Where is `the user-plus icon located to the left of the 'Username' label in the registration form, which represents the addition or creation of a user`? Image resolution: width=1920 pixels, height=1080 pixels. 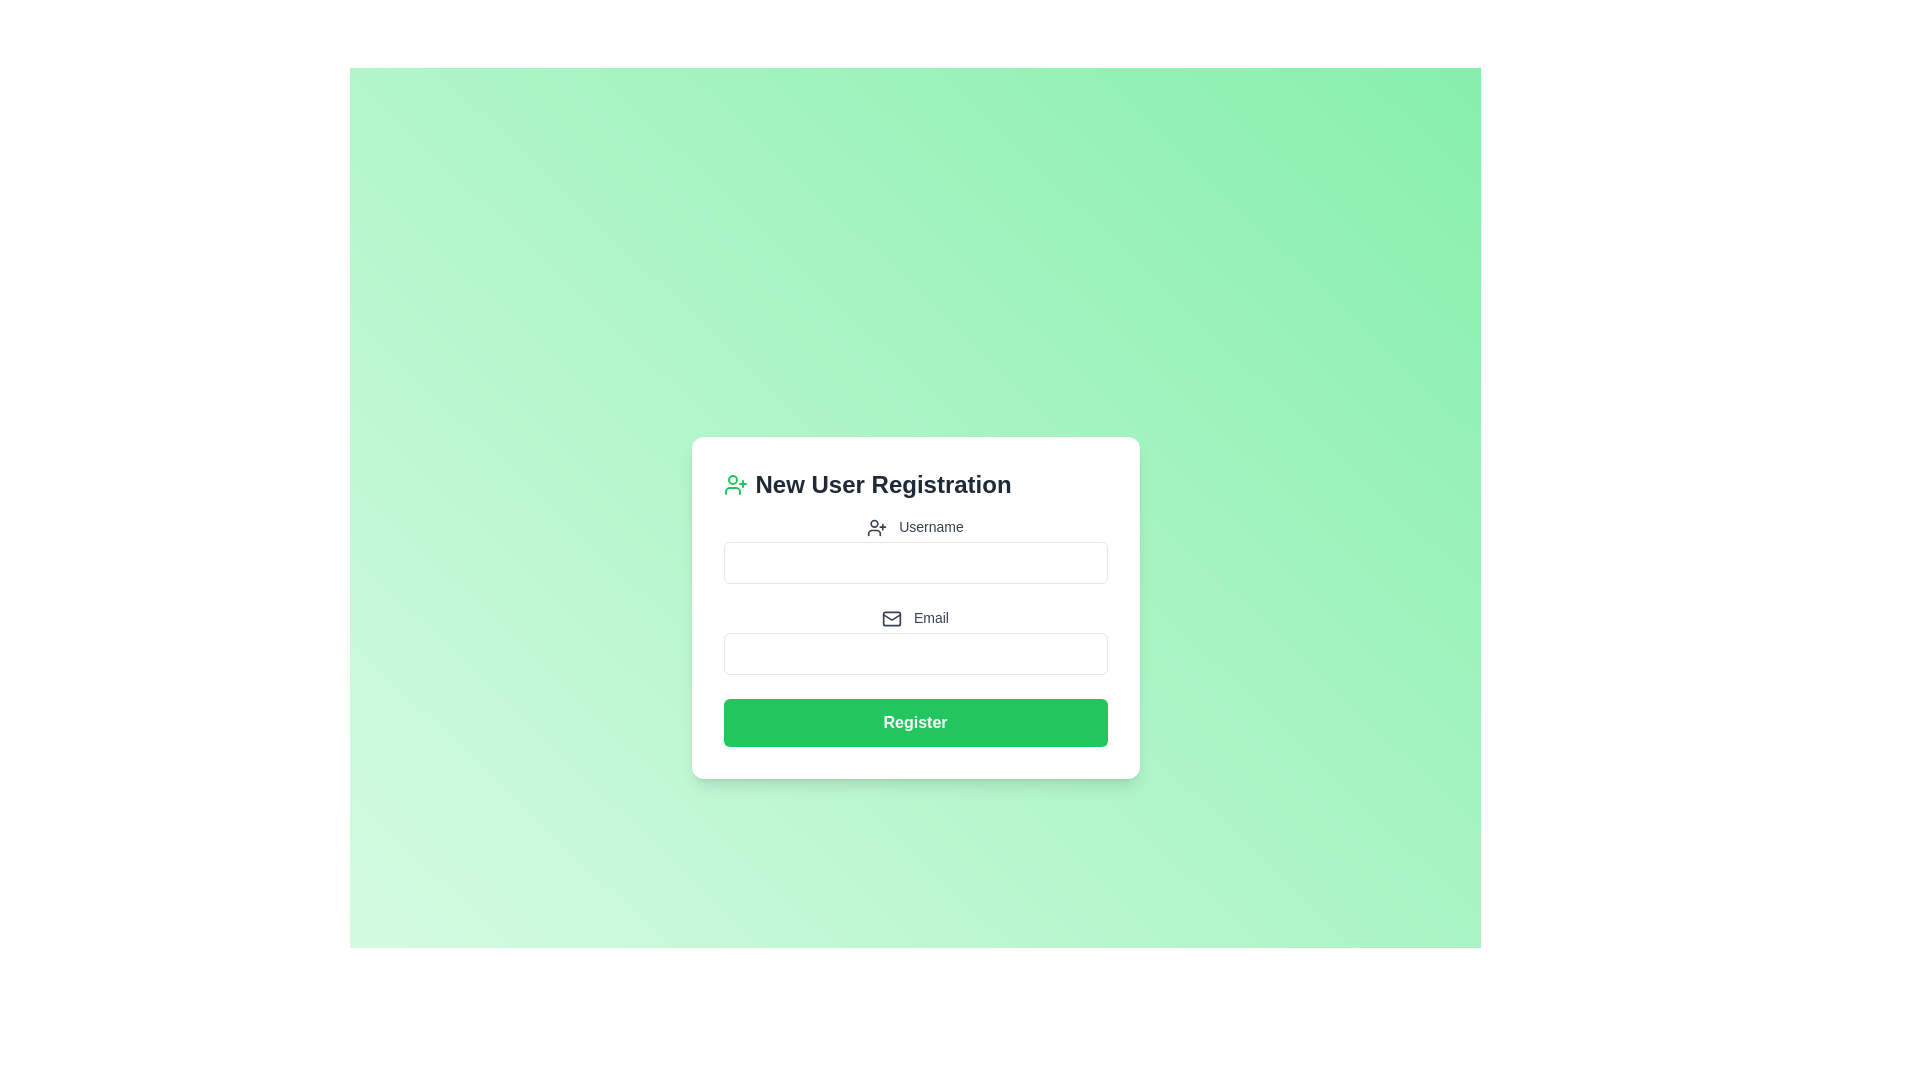
the user-plus icon located to the left of the 'Username' label in the registration form, which represents the addition or creation of a user is located at coordinates (877, 527).